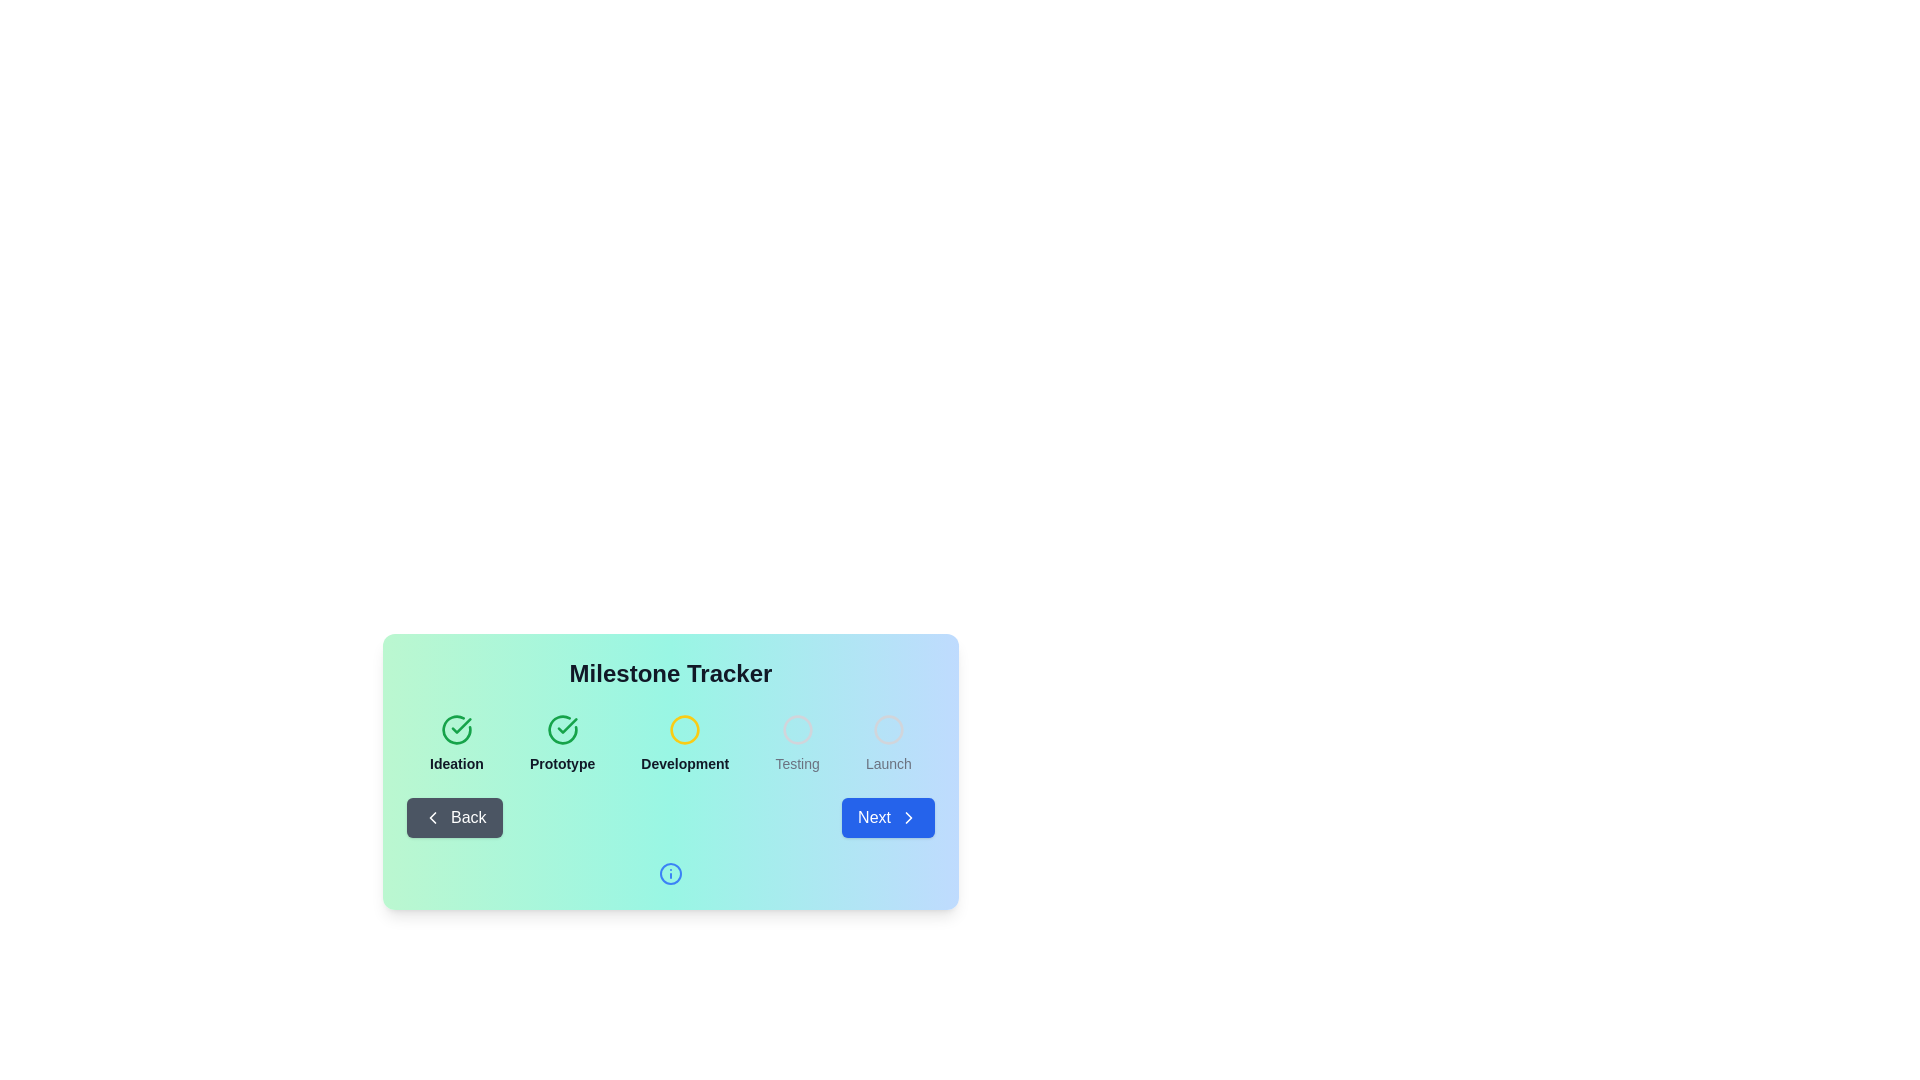 Image resolution: width=1920 pixels, height=1080 pixels. What do you see at coordinates (671, 873) in the screenshot?
I see `the circular element located centrally in the lower section of the milestone tracker interface box, which serves as a structural or decorative part of the icon` at bounding box center [671, 873].